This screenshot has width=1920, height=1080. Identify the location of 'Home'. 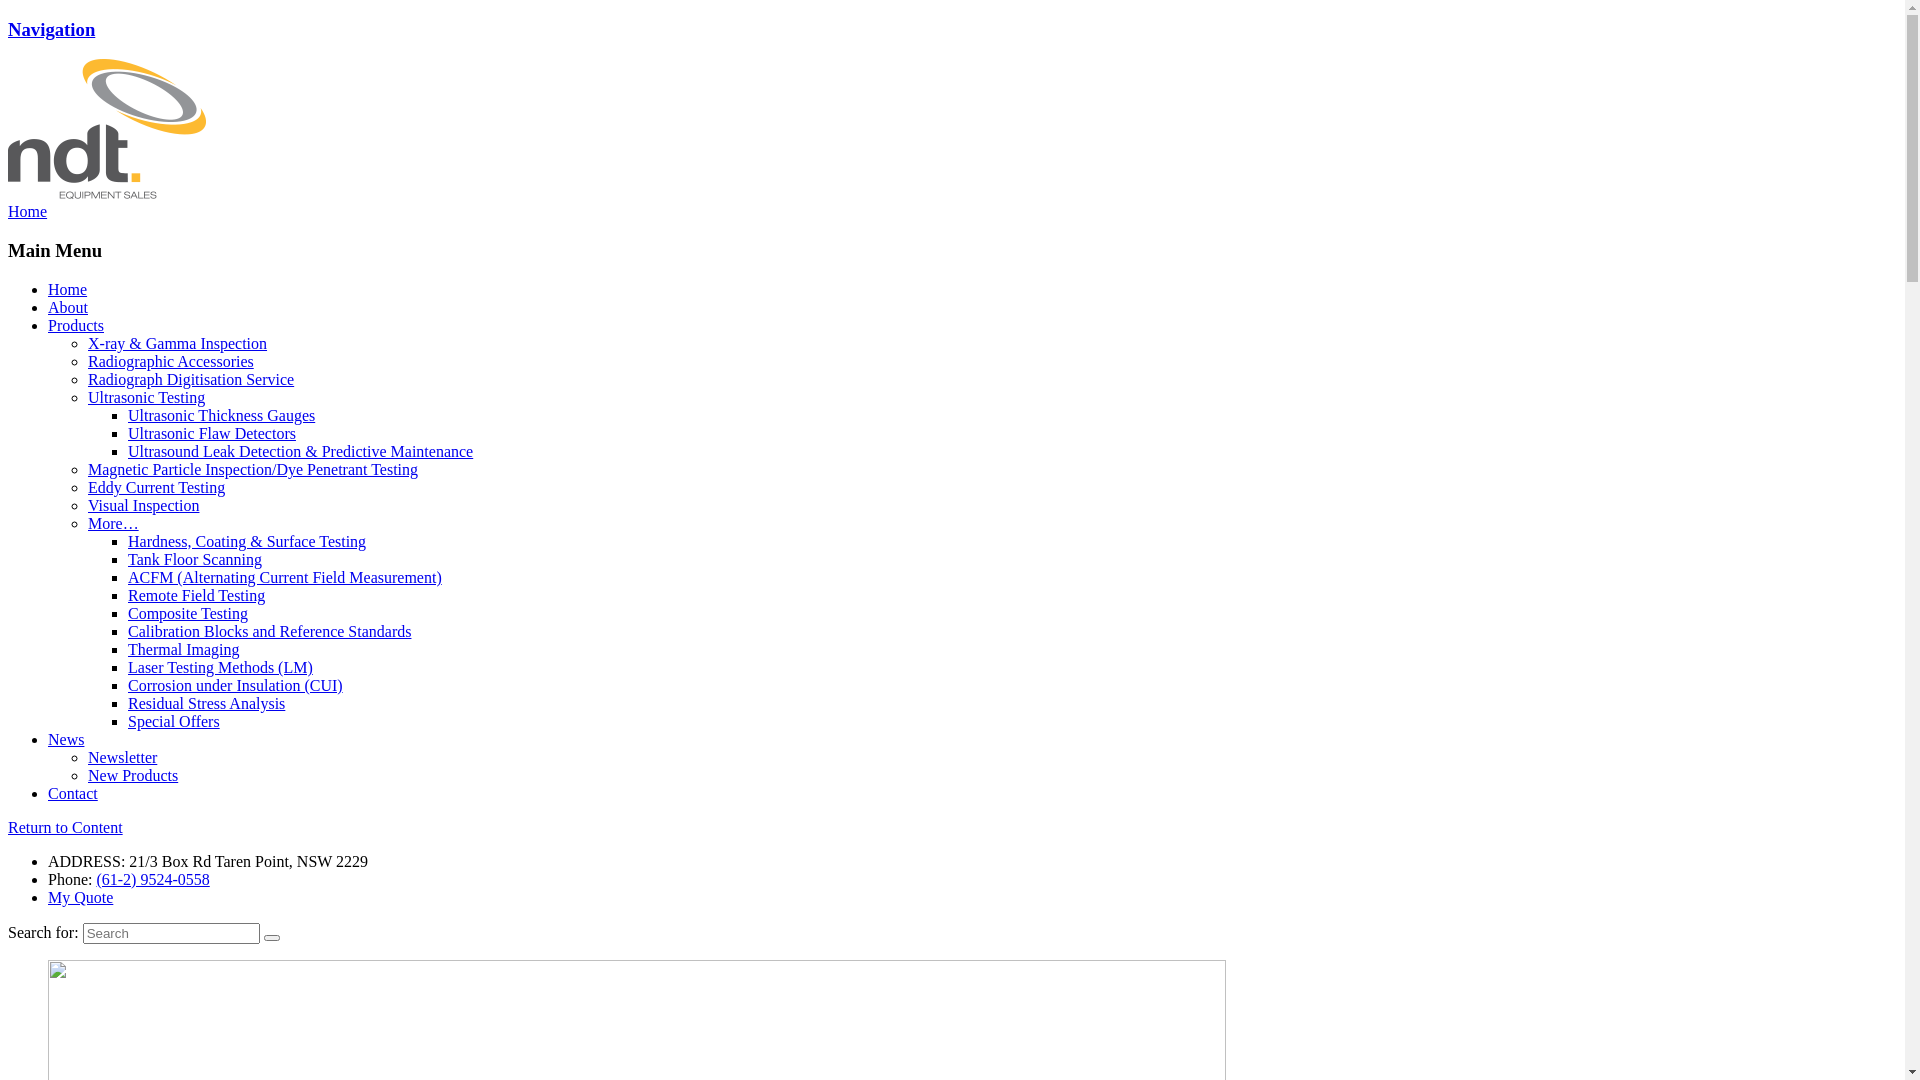
(48, 289).